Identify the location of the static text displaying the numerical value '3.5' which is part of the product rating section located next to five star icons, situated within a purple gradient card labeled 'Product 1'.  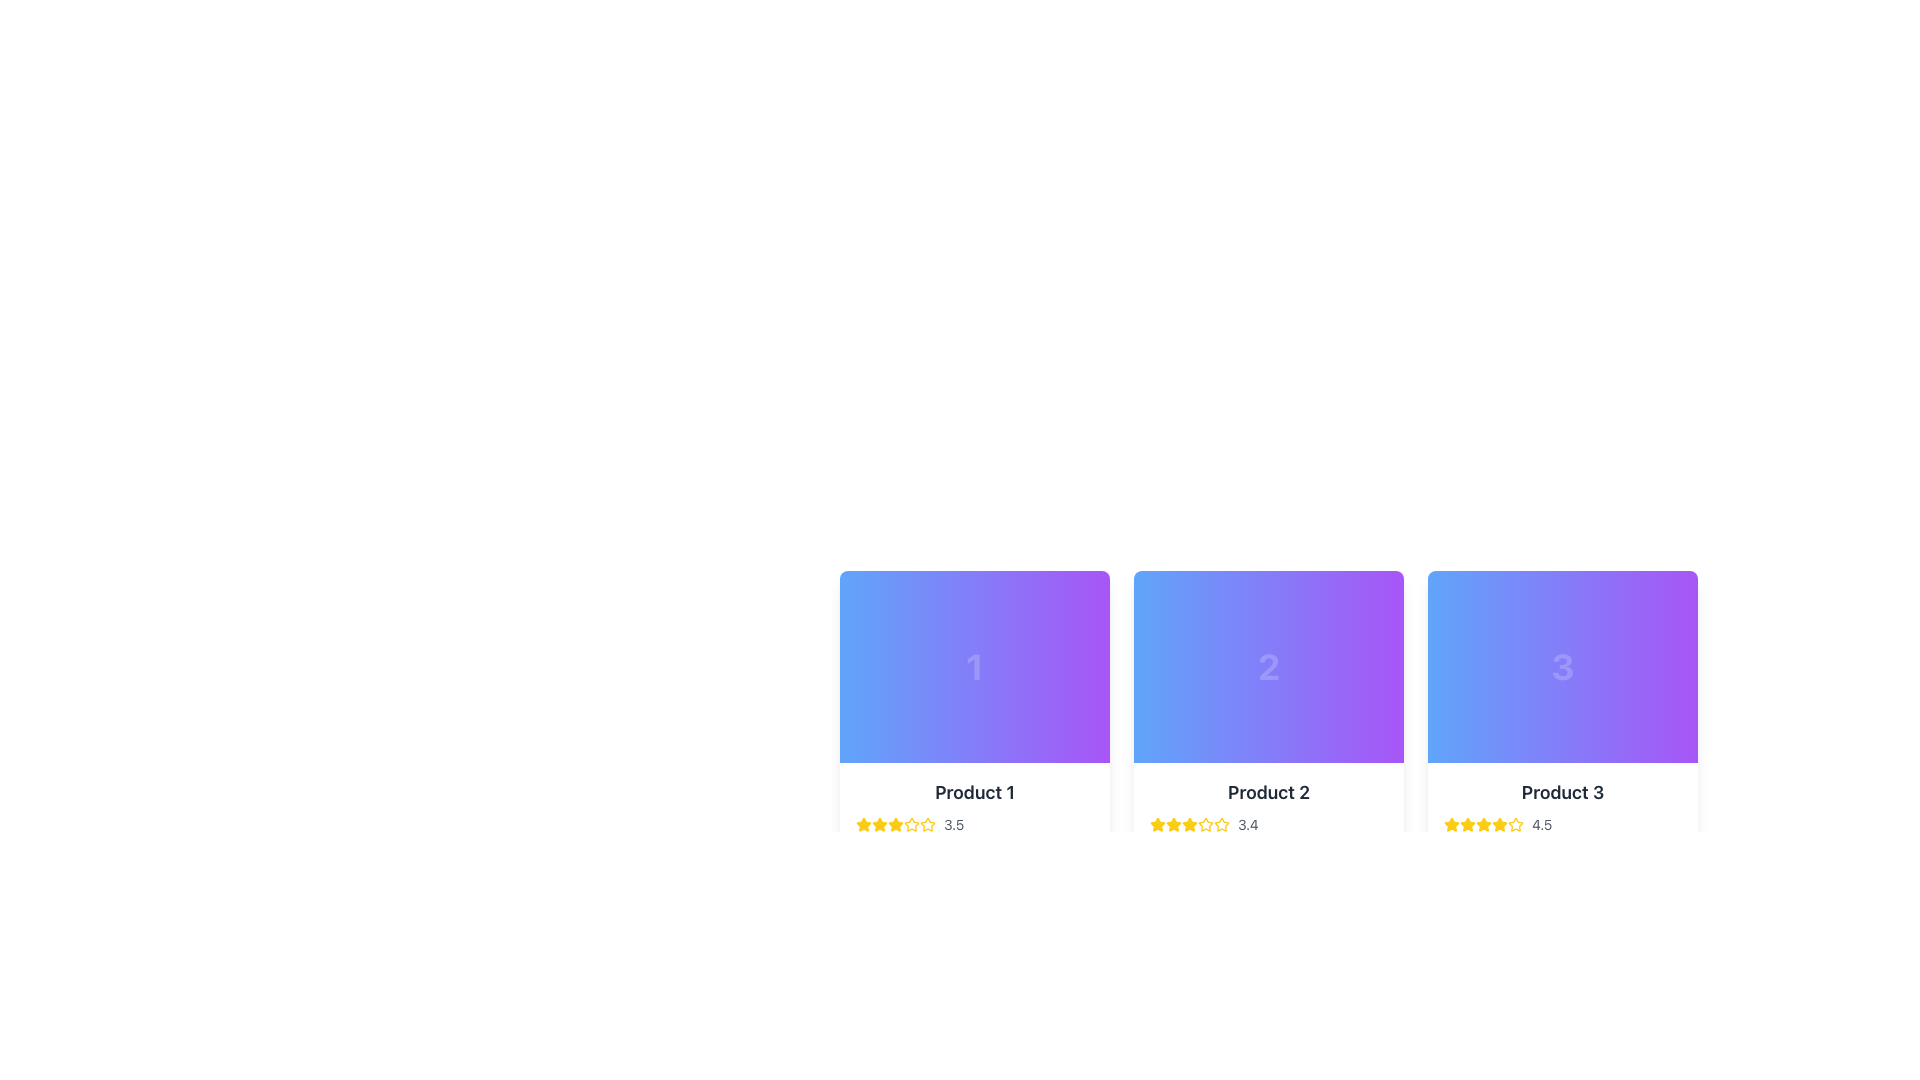
(953, 825).